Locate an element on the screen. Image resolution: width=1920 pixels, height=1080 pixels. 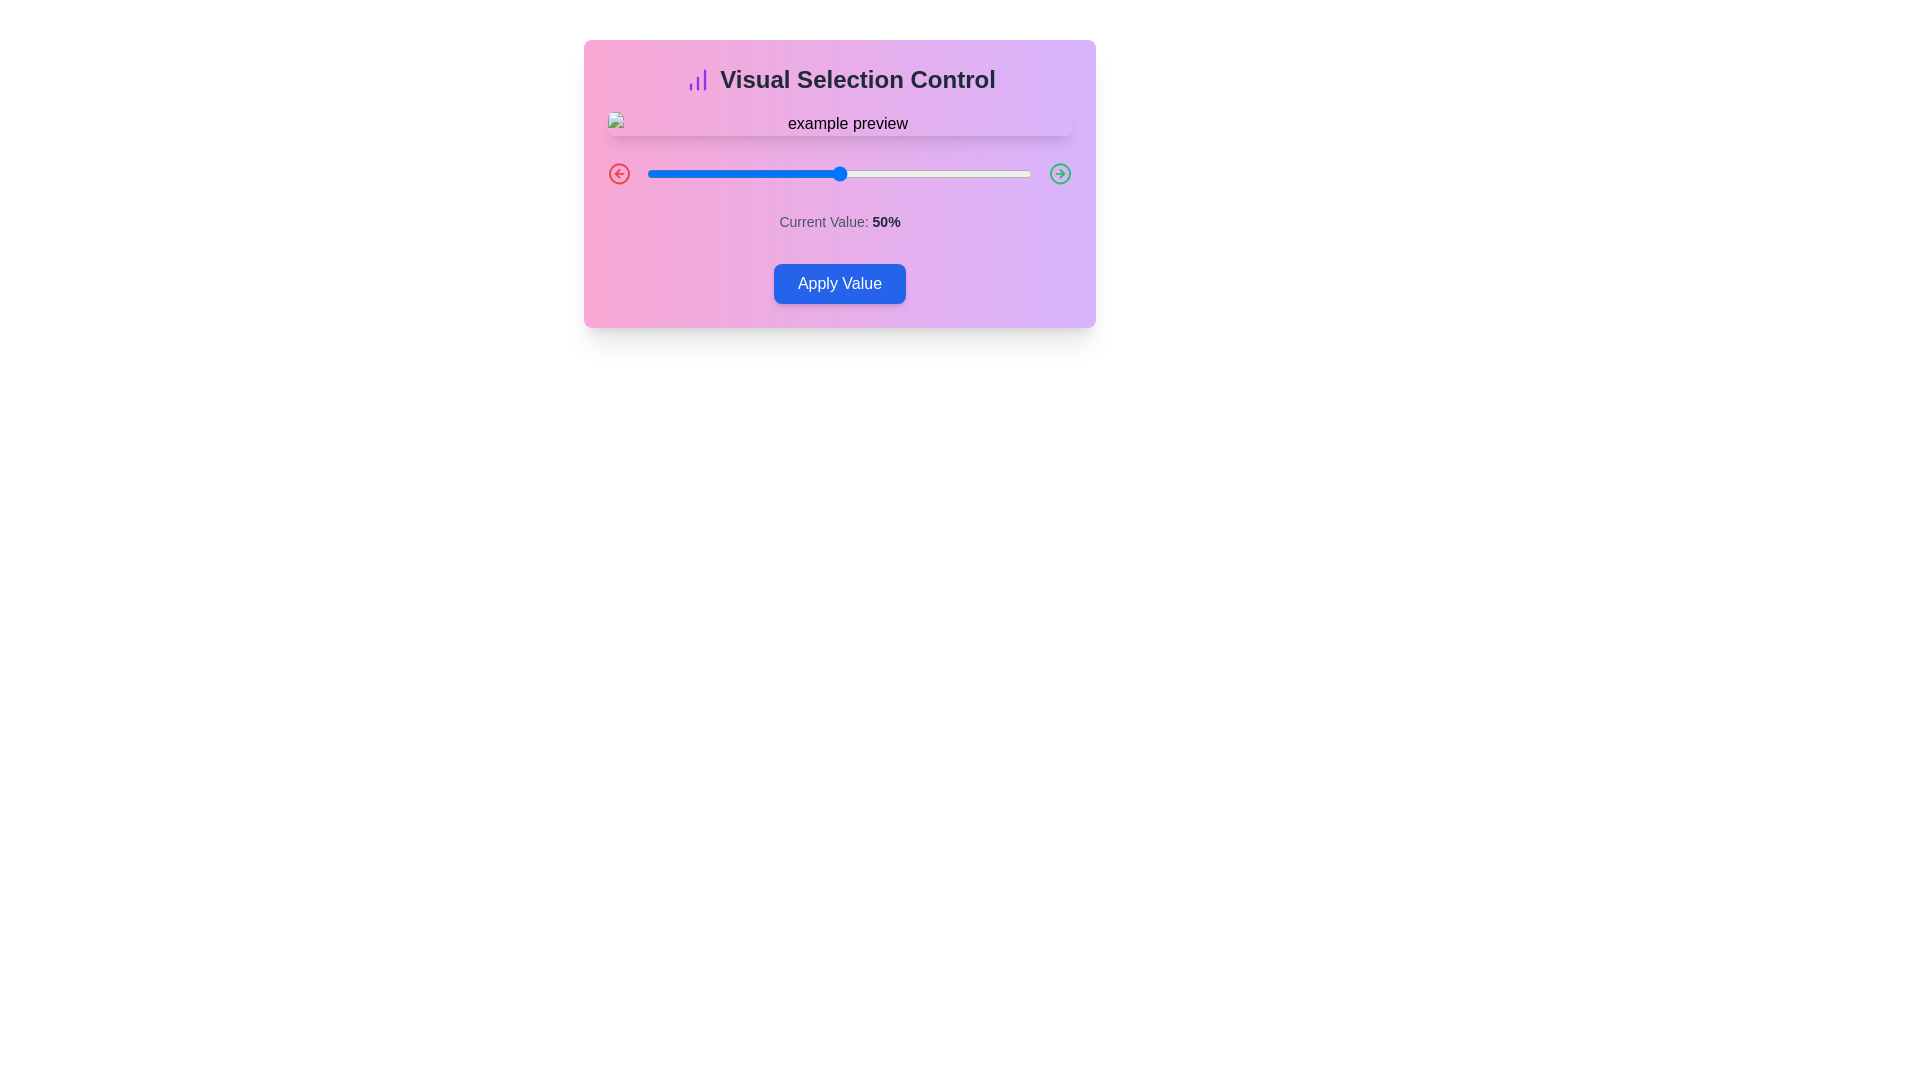
the slider to set its value to 87% is located at coordinates (982, 172).